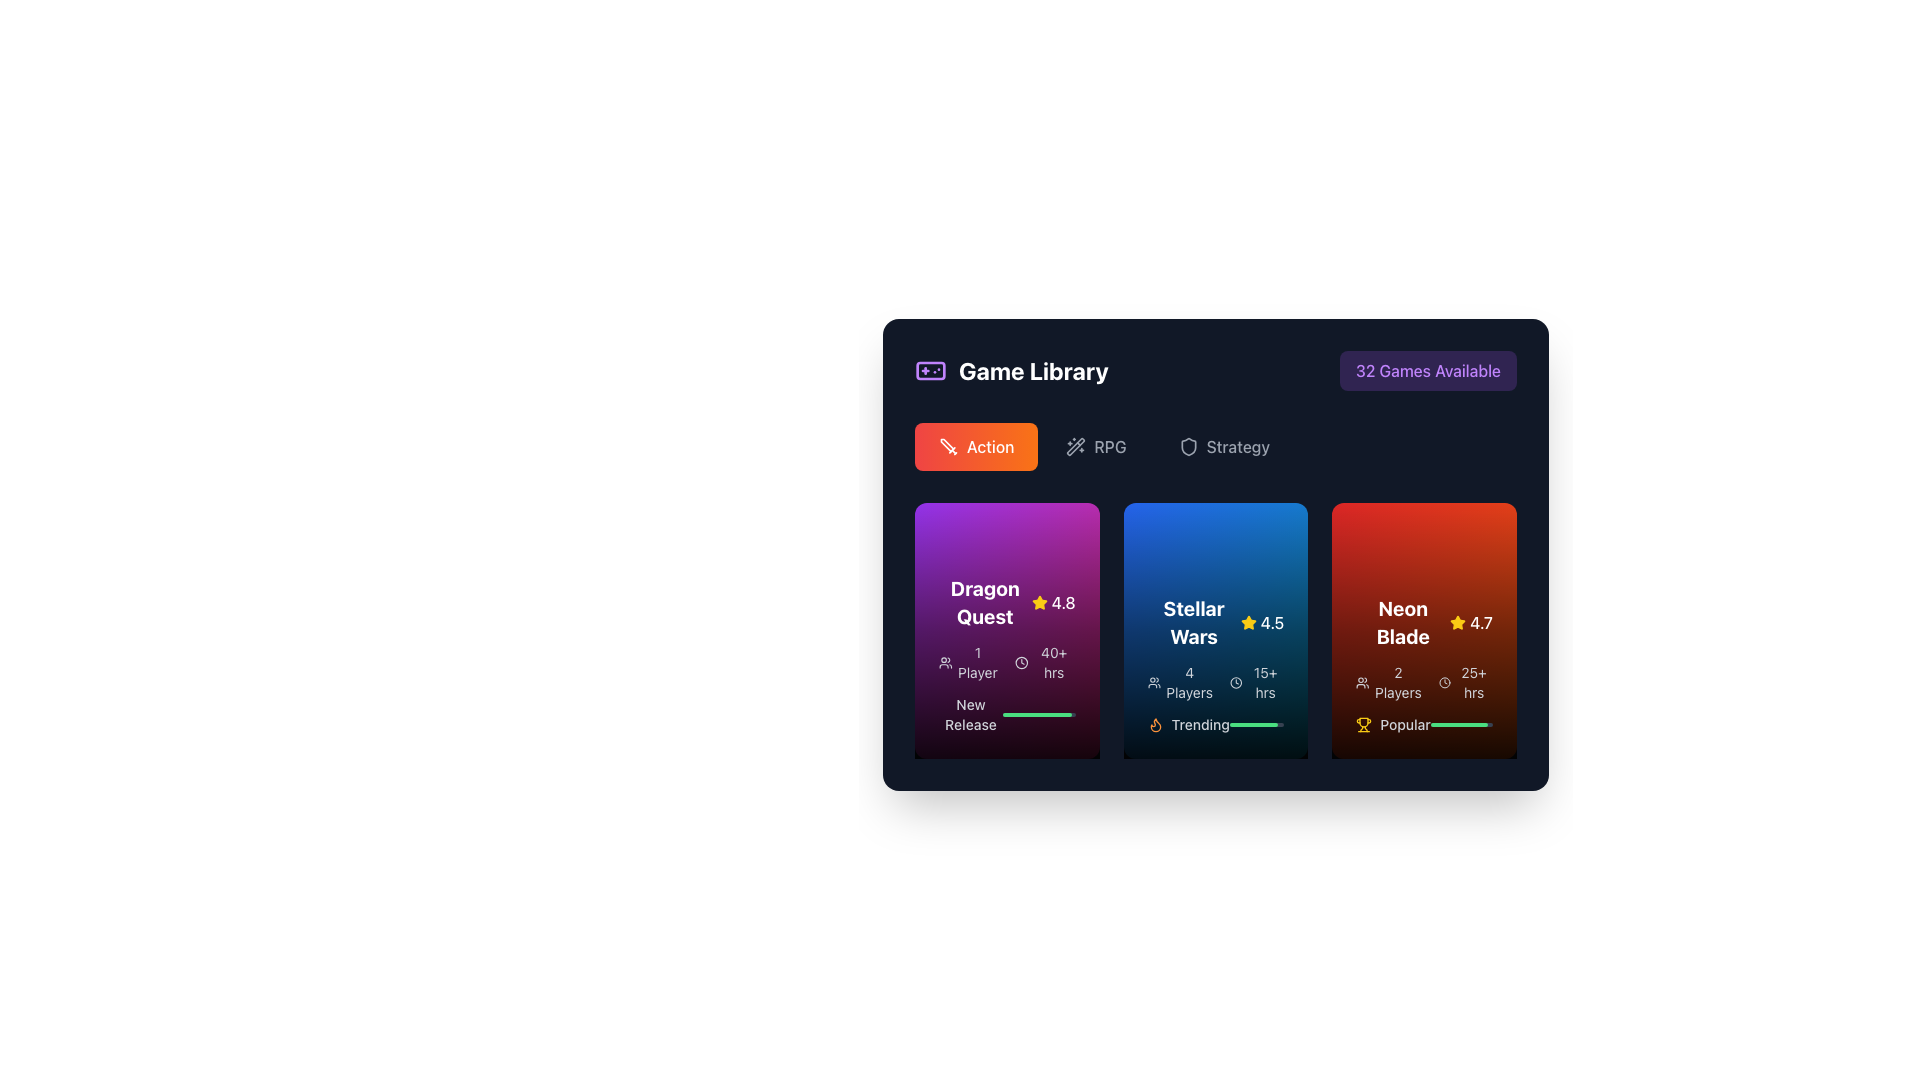 The height and width of the screenshot is (1080, 1920). Describe the element at coordinates (1423, 631) in the screenshot. I see `the Information card representing a specific game in the game library` at that location.